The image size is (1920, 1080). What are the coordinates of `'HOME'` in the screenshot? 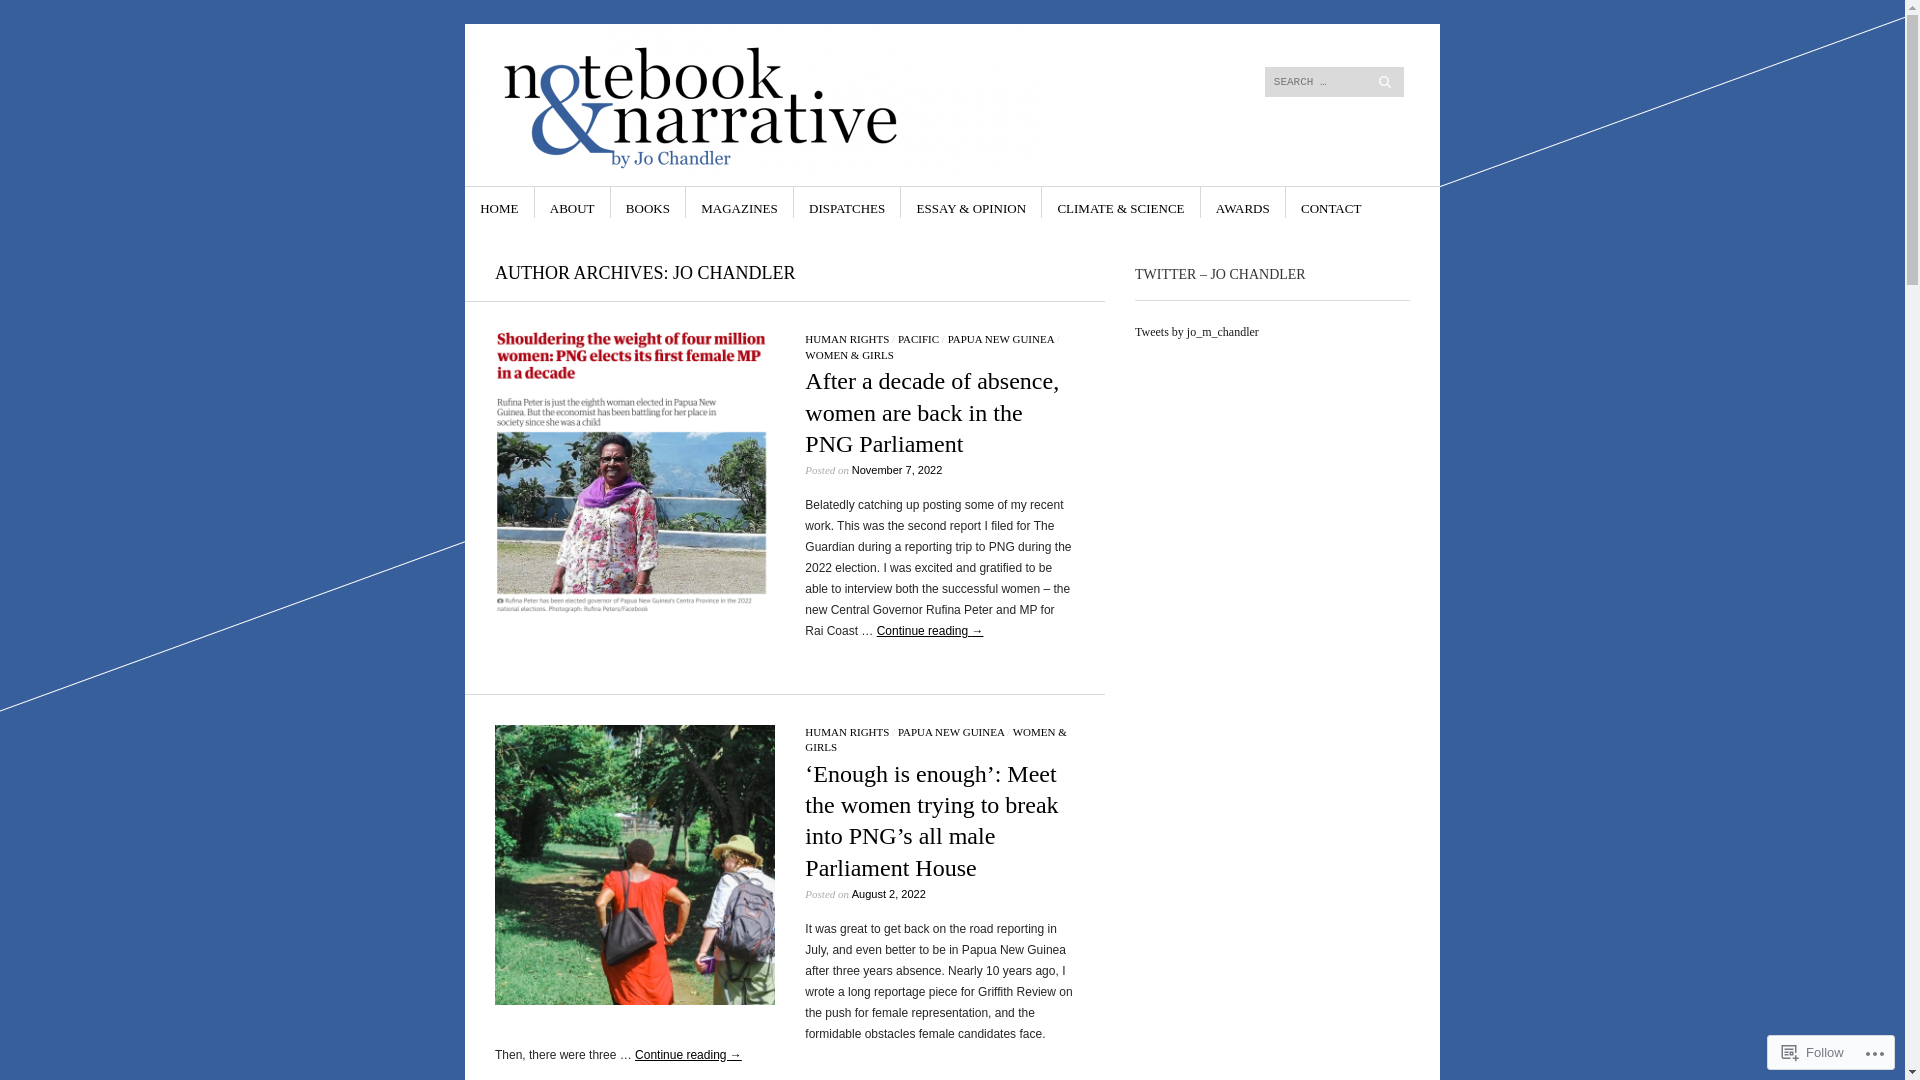 It's located at (499, 202).